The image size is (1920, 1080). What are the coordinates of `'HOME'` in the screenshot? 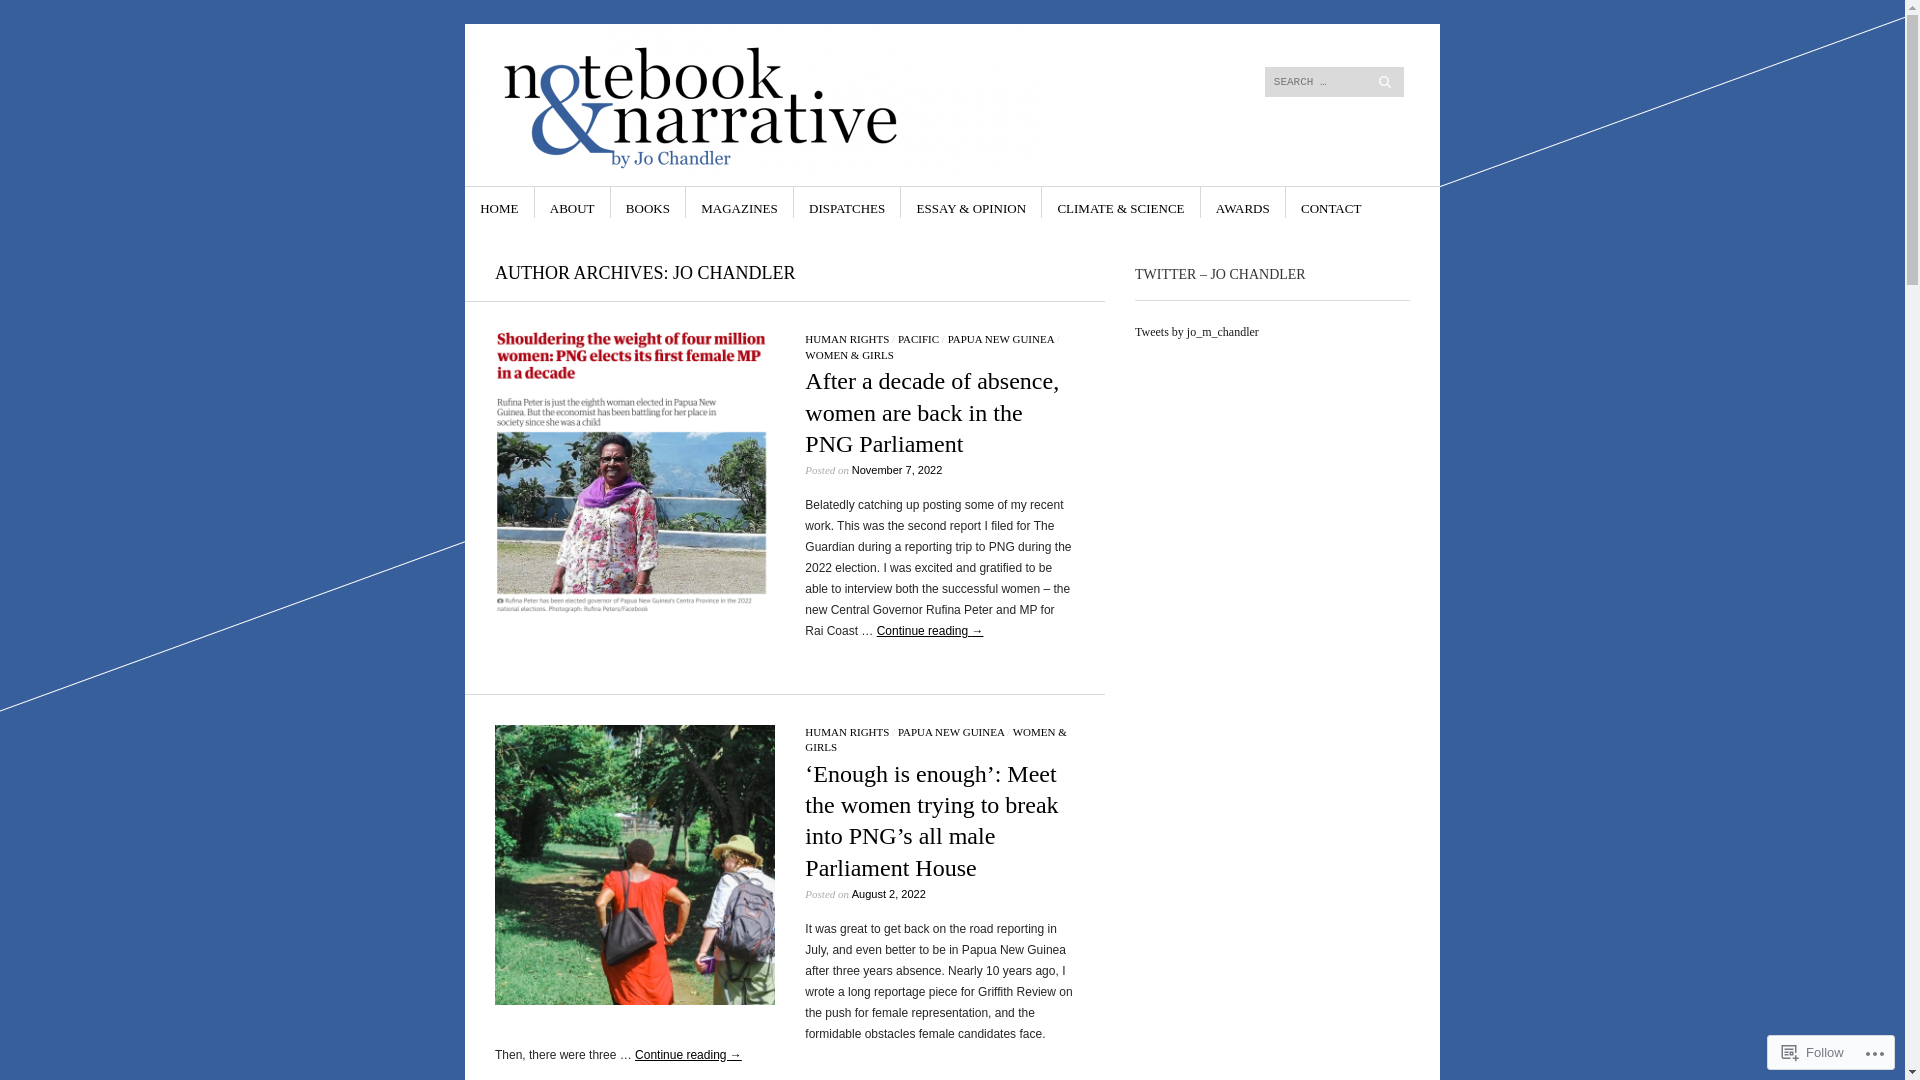 It's located at (499, 202).